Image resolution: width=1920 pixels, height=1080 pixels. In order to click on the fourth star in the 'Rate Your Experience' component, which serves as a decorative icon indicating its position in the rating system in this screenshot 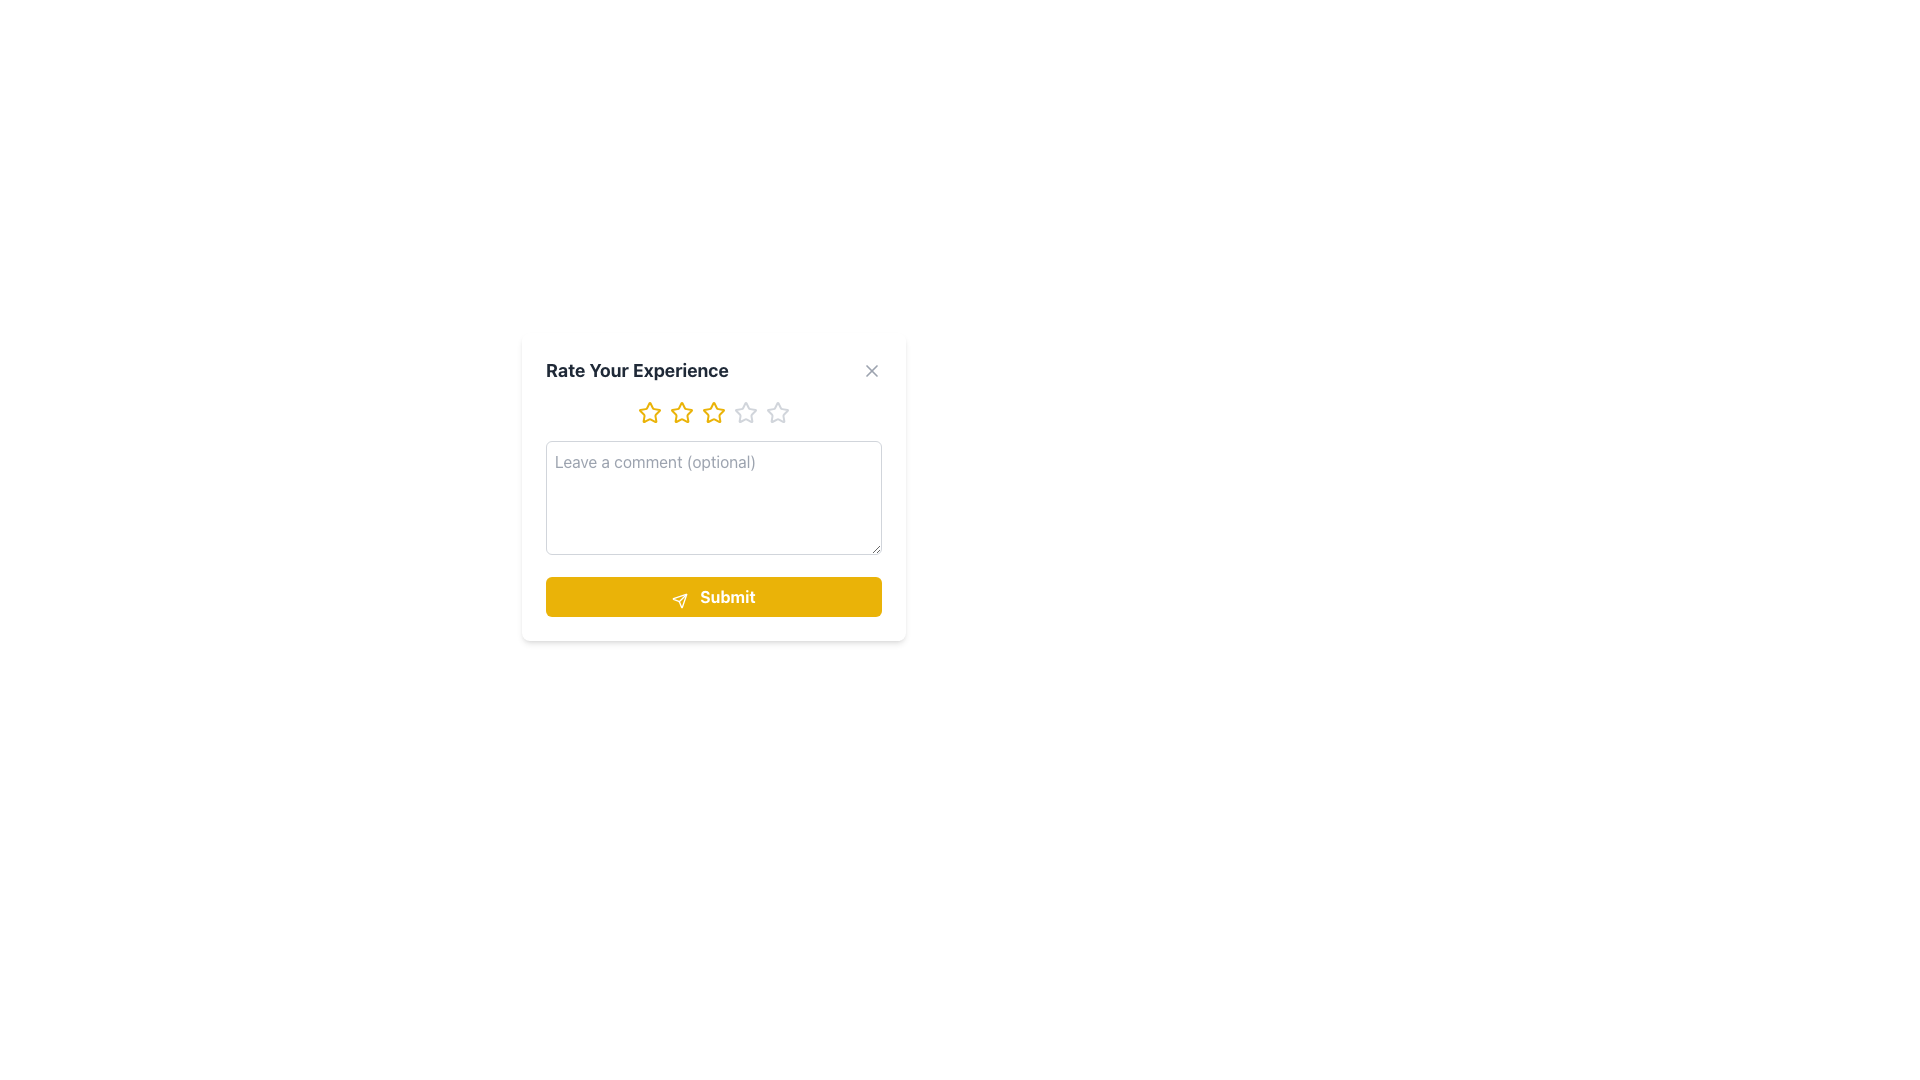, I will do `click(776, 411)`.